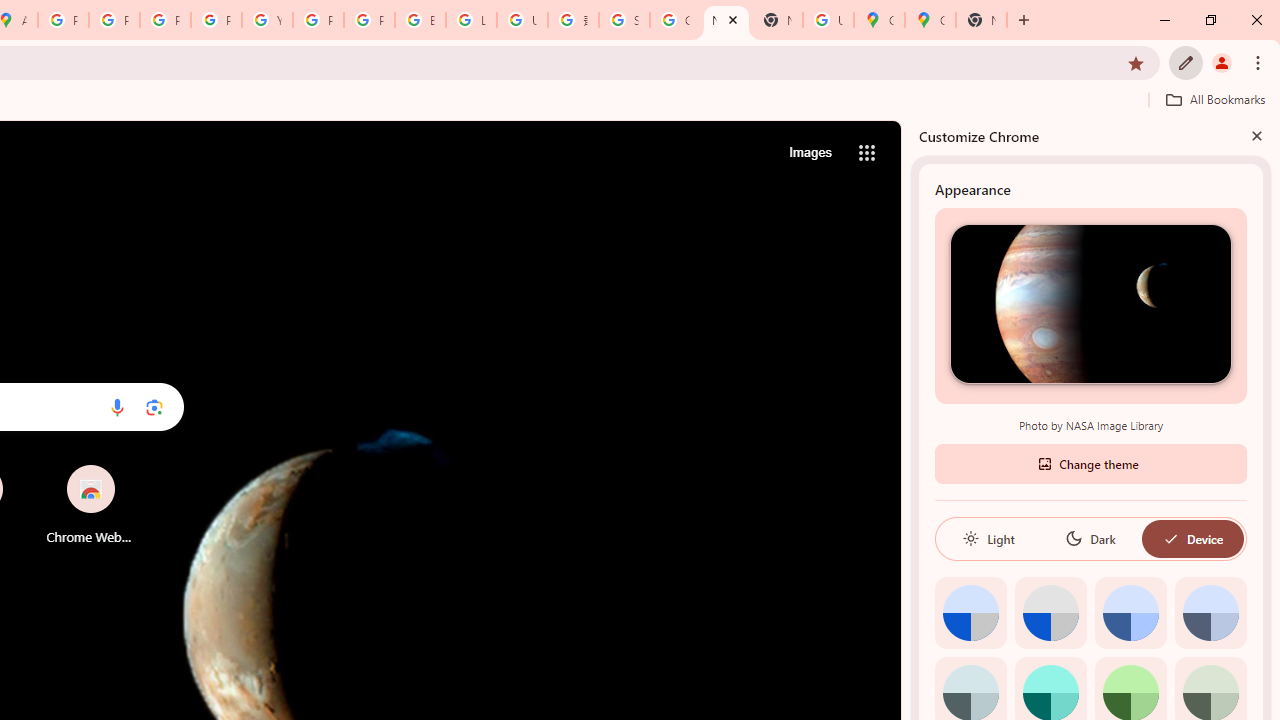 Image resolution: width=1280 pixels, height=720 pixels. I want to click on 'Privacy Help Center - Policies Help', so click(165, 20).